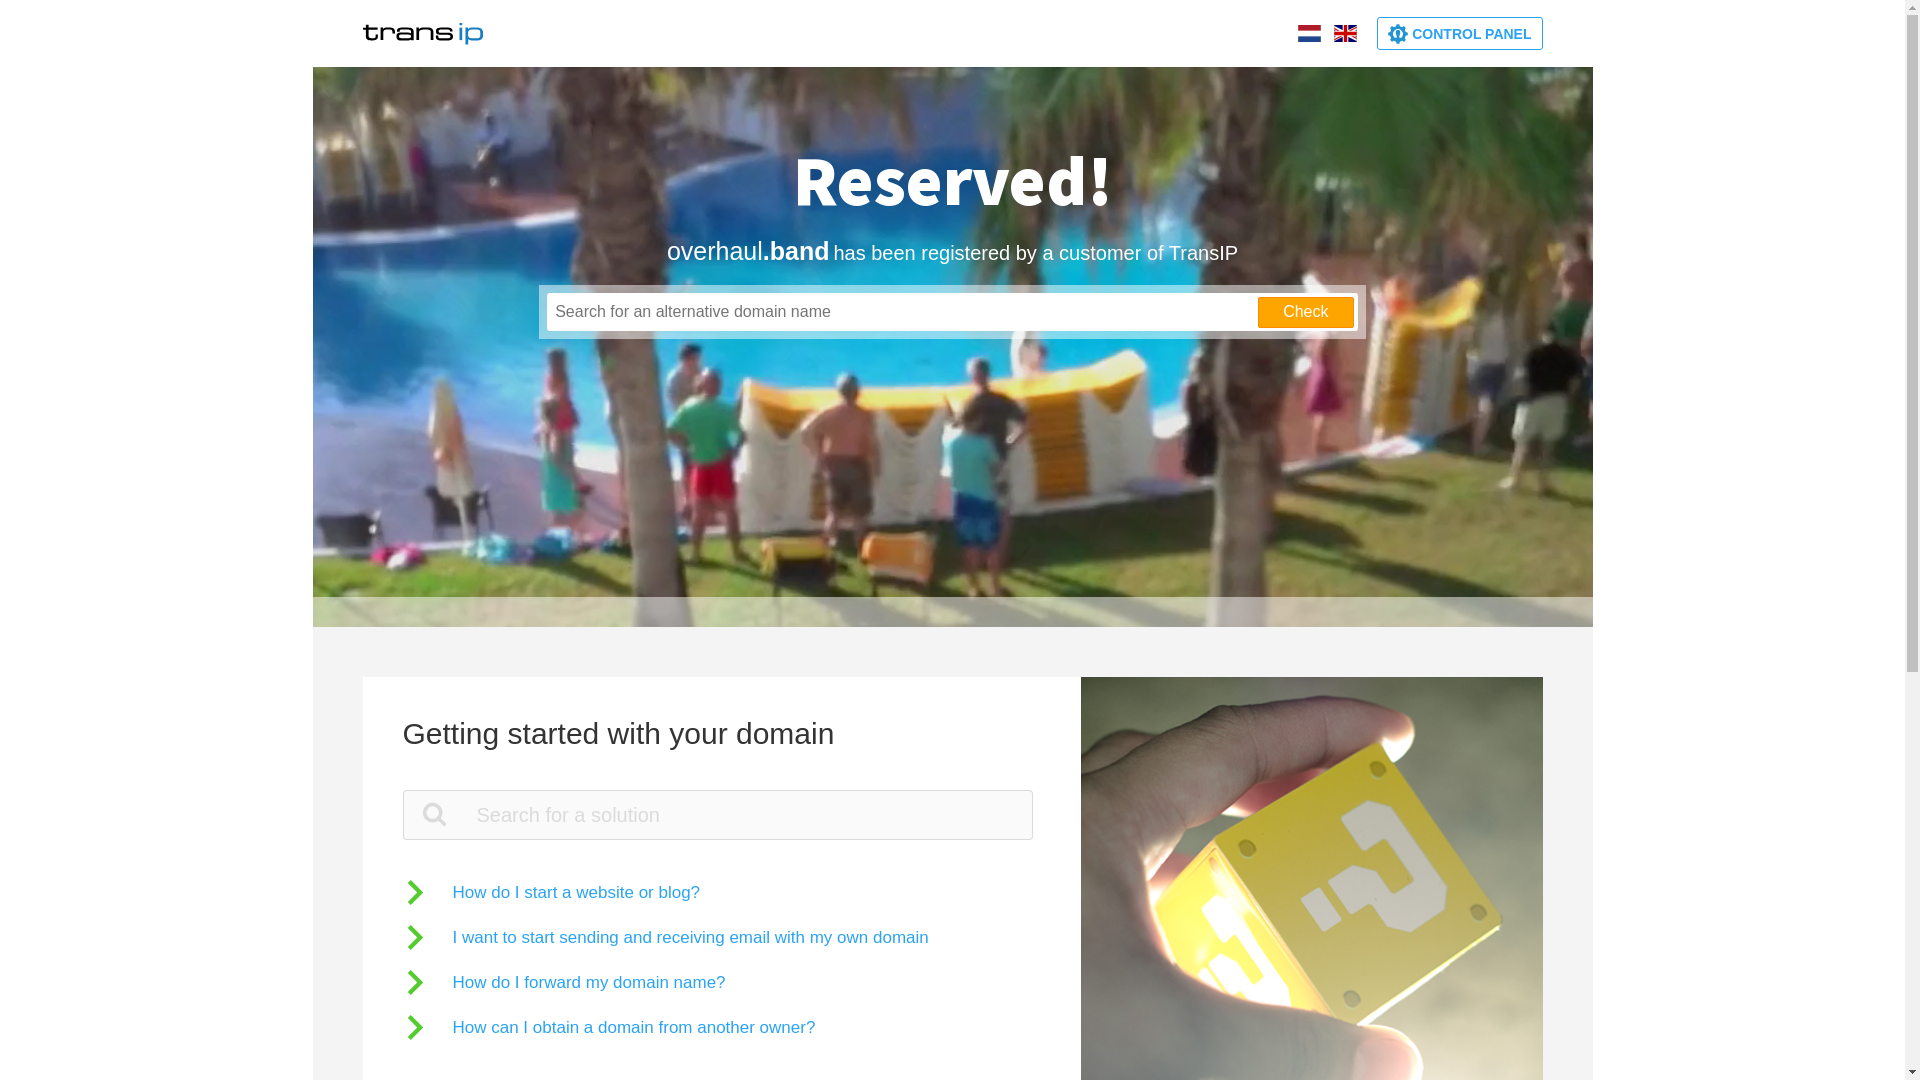 Image resolution: width=1920 pixels, height=1080 pixels. I want to click on 'How do I forward my domain name?', so click(562, 981).